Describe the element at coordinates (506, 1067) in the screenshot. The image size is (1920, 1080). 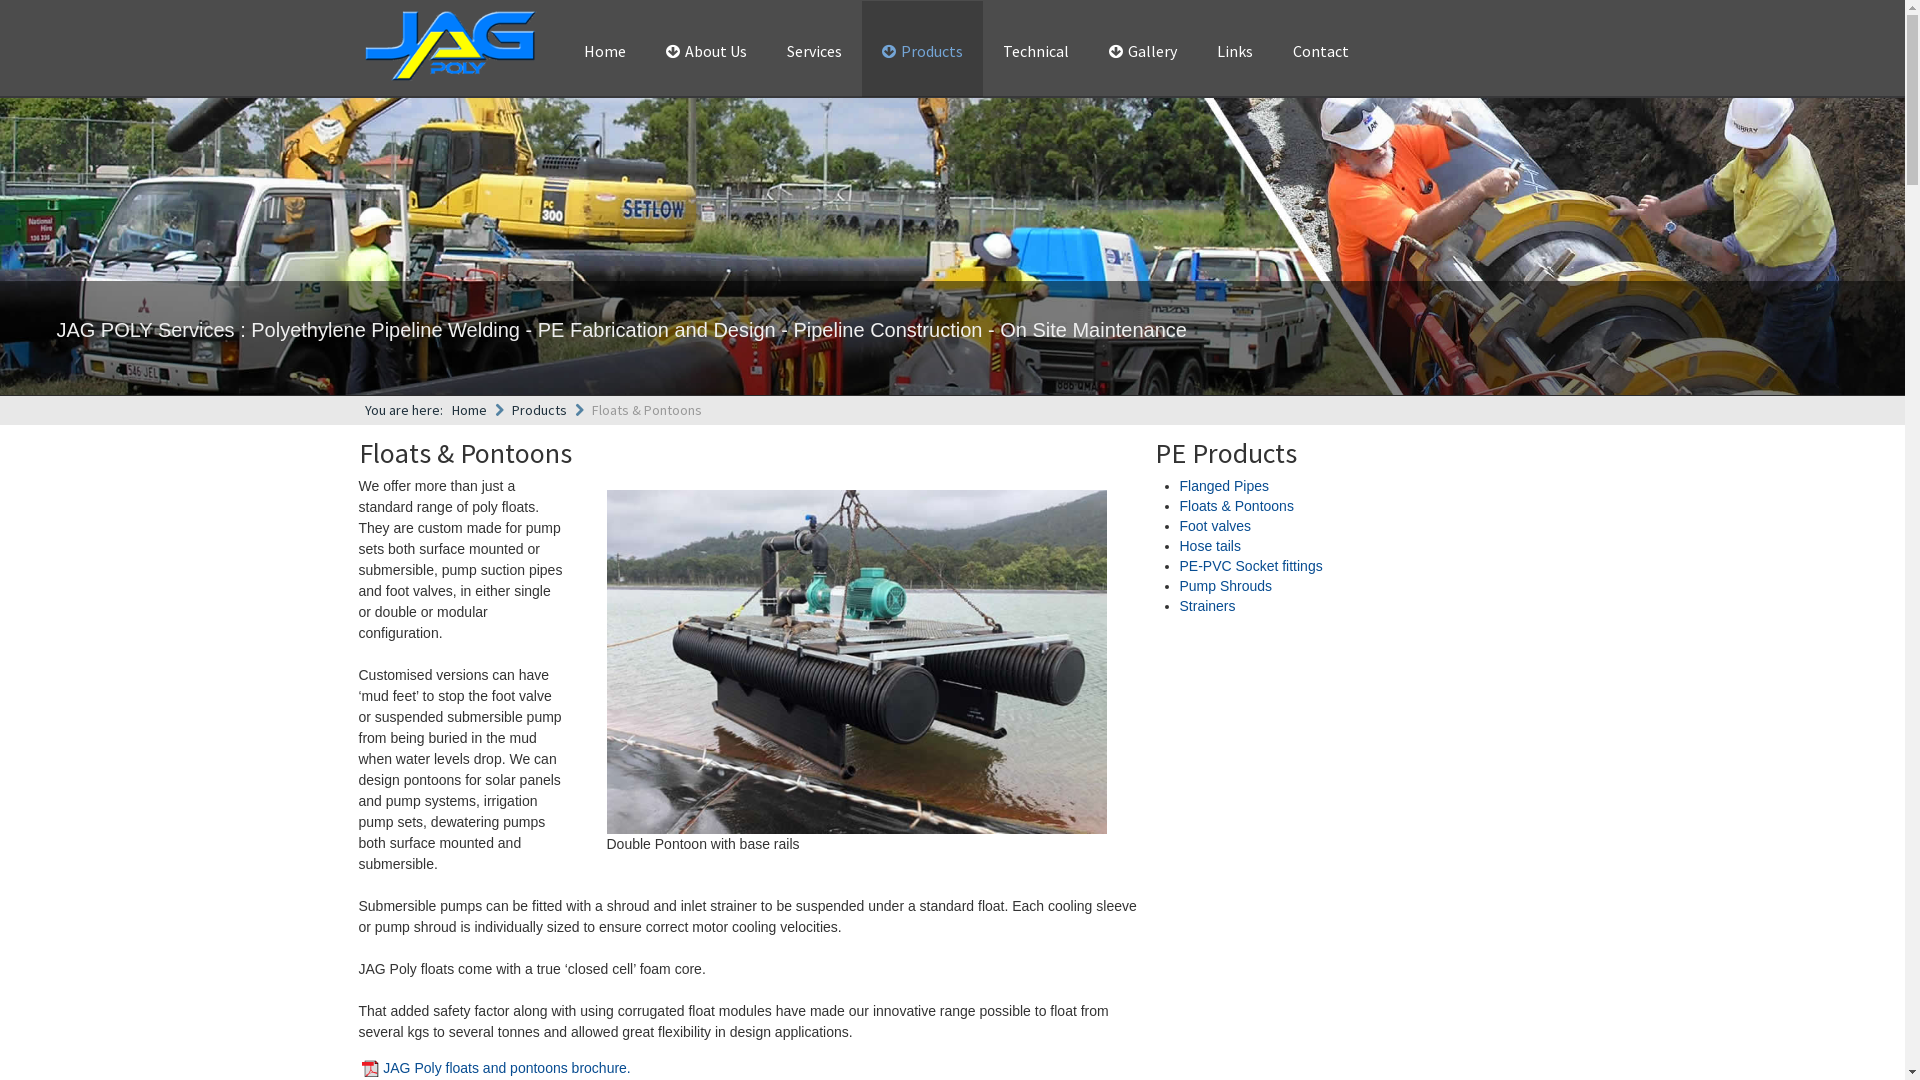
I see `'JAG Poly floats and pontoons brochure.'` at that location.